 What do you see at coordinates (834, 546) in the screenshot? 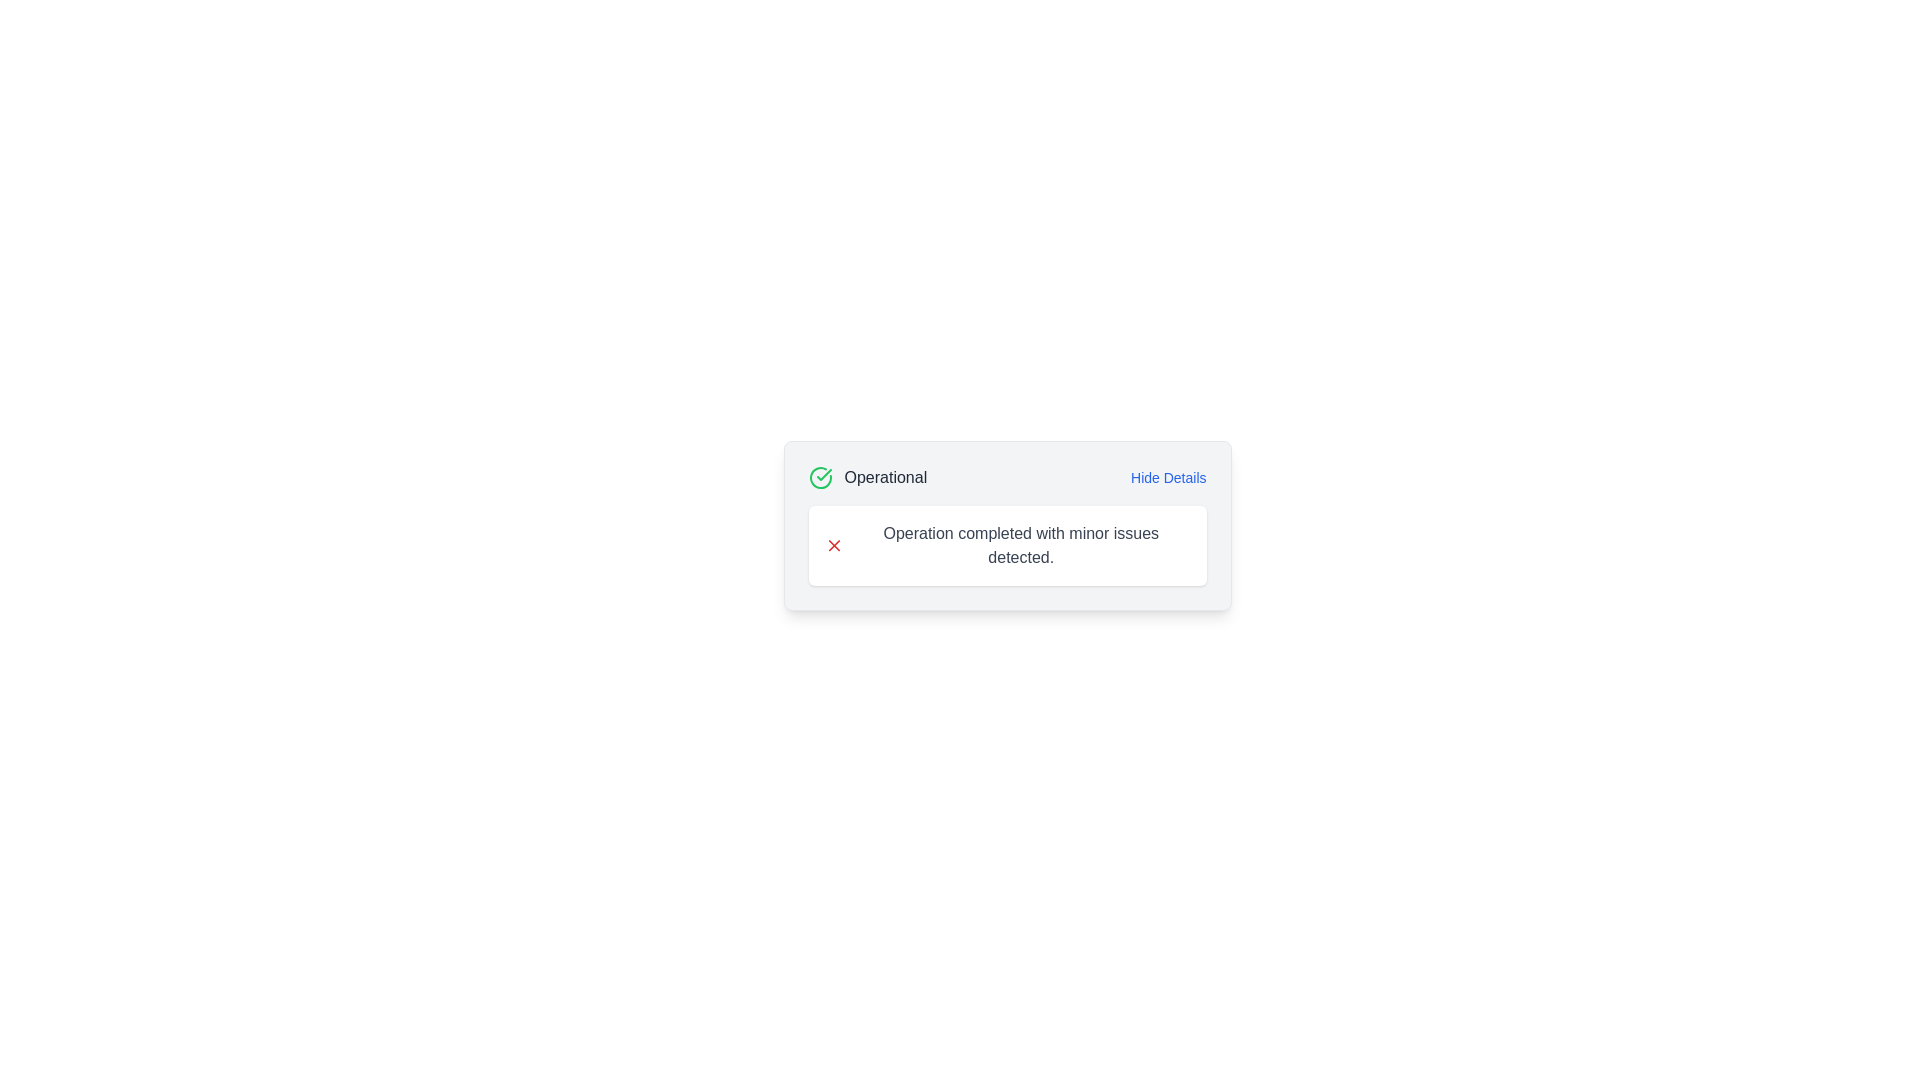
I see `the red 'X' icon button indicating an error or close action, located in the lower portion of the 'Operational' notification box, just before the text 'Operation completed with minor issues detected.'` at bounding box center [834, 546].